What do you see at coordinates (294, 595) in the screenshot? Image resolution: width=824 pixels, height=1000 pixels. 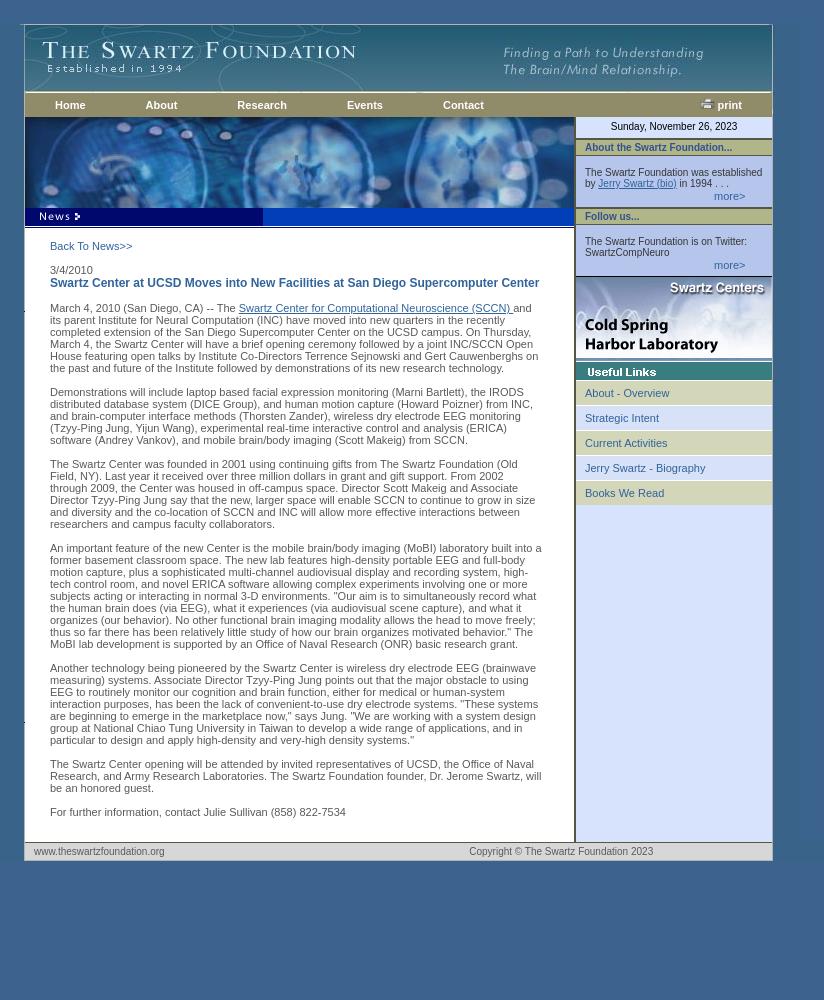 I see `'An important feature of the new Center is the mobile brain/body imaging (MoBI) laboratory built into a former basement classroom space. The new lab features high-density portable EEG and full-body motion capture, plus a sophisticated multi-channel audiovisual display and recording system, high-tech control room, and novel ERICA software allowing complex experiments involving one or more subjects acting or interacting in normal 3-D environments. "Our aim is to simultaneously record what the human brain does (via EEG), what it experiences (via audiovisual scene capture), and what it organizes (our behavior). No other functional brain imaging modality allows the head to move freely; thus so far there has been relatively little study of how our brain organizes motivated behavior." The MoBI lab development is supported by an Office of Naval Research (ONR) basic research grant.'` at bounding box center [294, 595].